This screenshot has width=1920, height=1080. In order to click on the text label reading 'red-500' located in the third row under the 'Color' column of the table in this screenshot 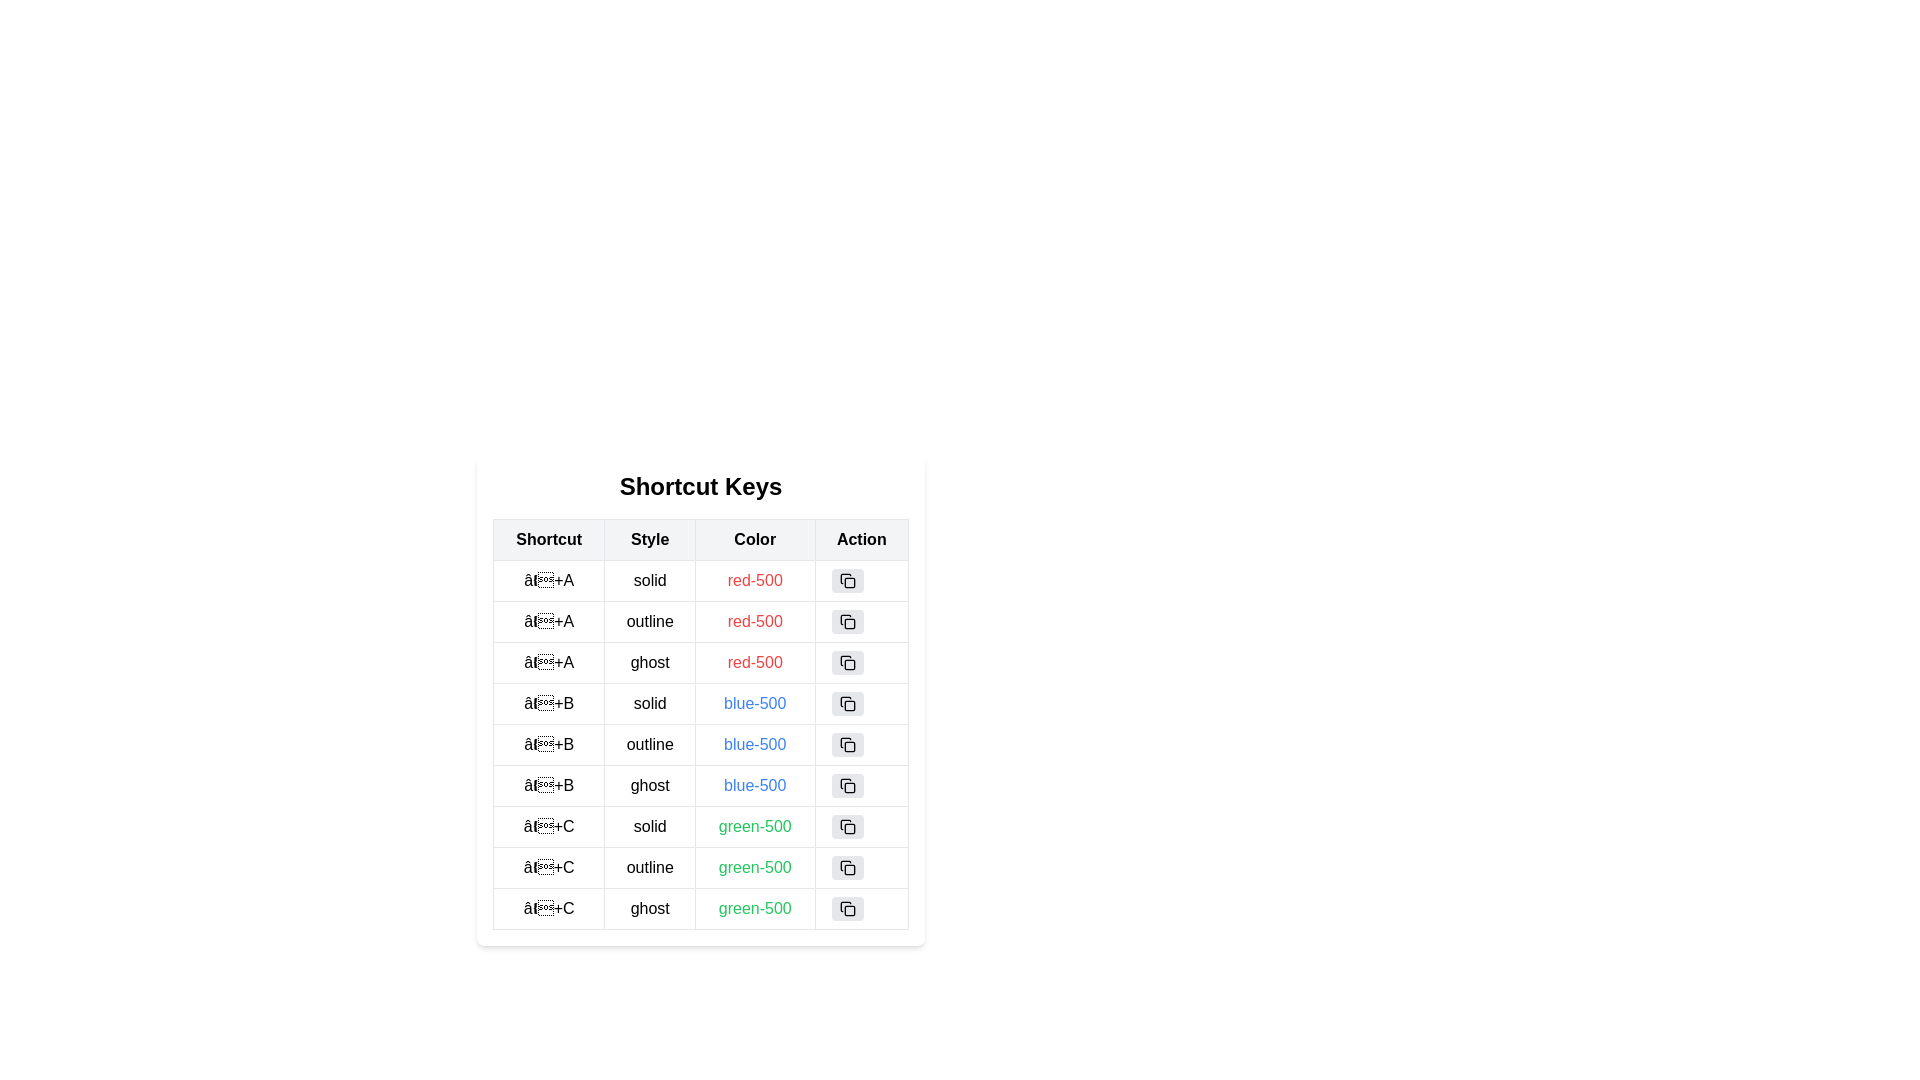, I will do `click(700, 663)`.